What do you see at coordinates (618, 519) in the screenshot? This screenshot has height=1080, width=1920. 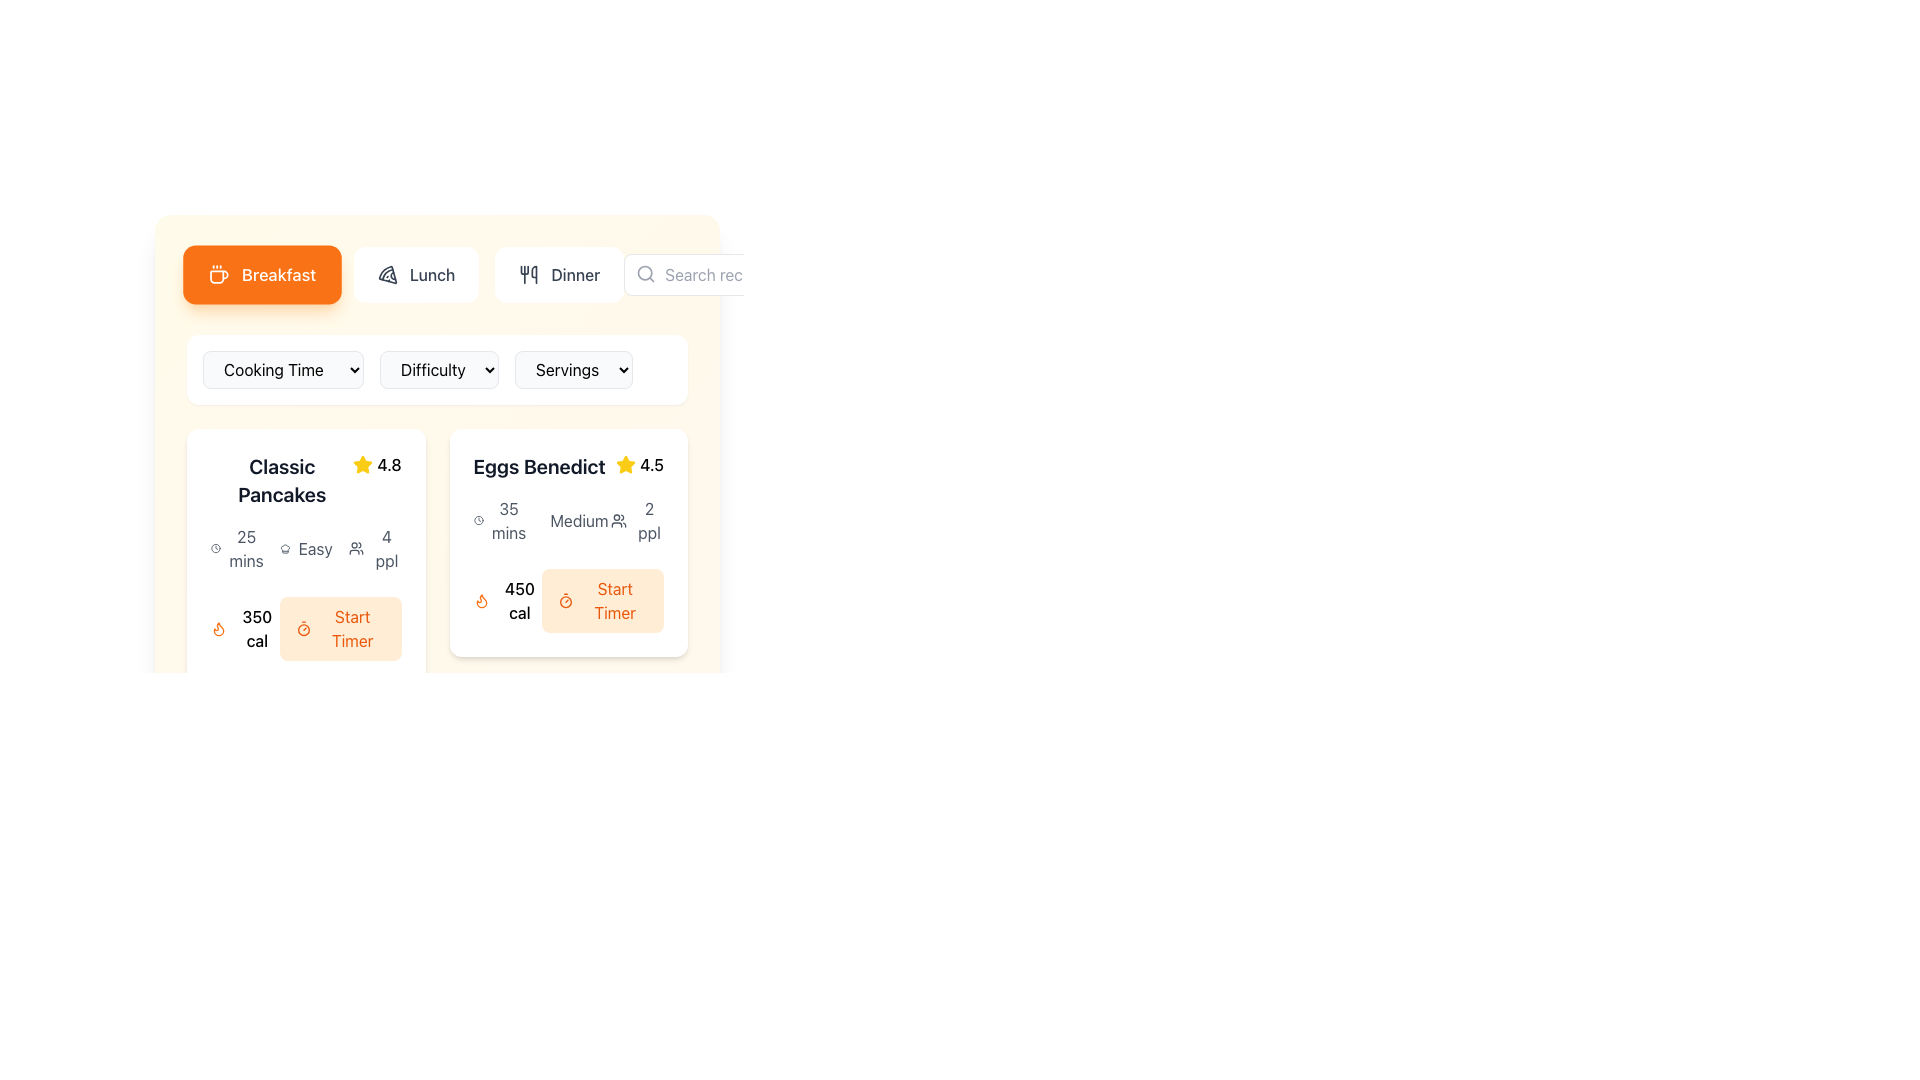 I see `the icon representing a group of users, located beside the text '2 ppl' in the details section of the 'Eggs Benedict' card` at bounding box center [618, 519].